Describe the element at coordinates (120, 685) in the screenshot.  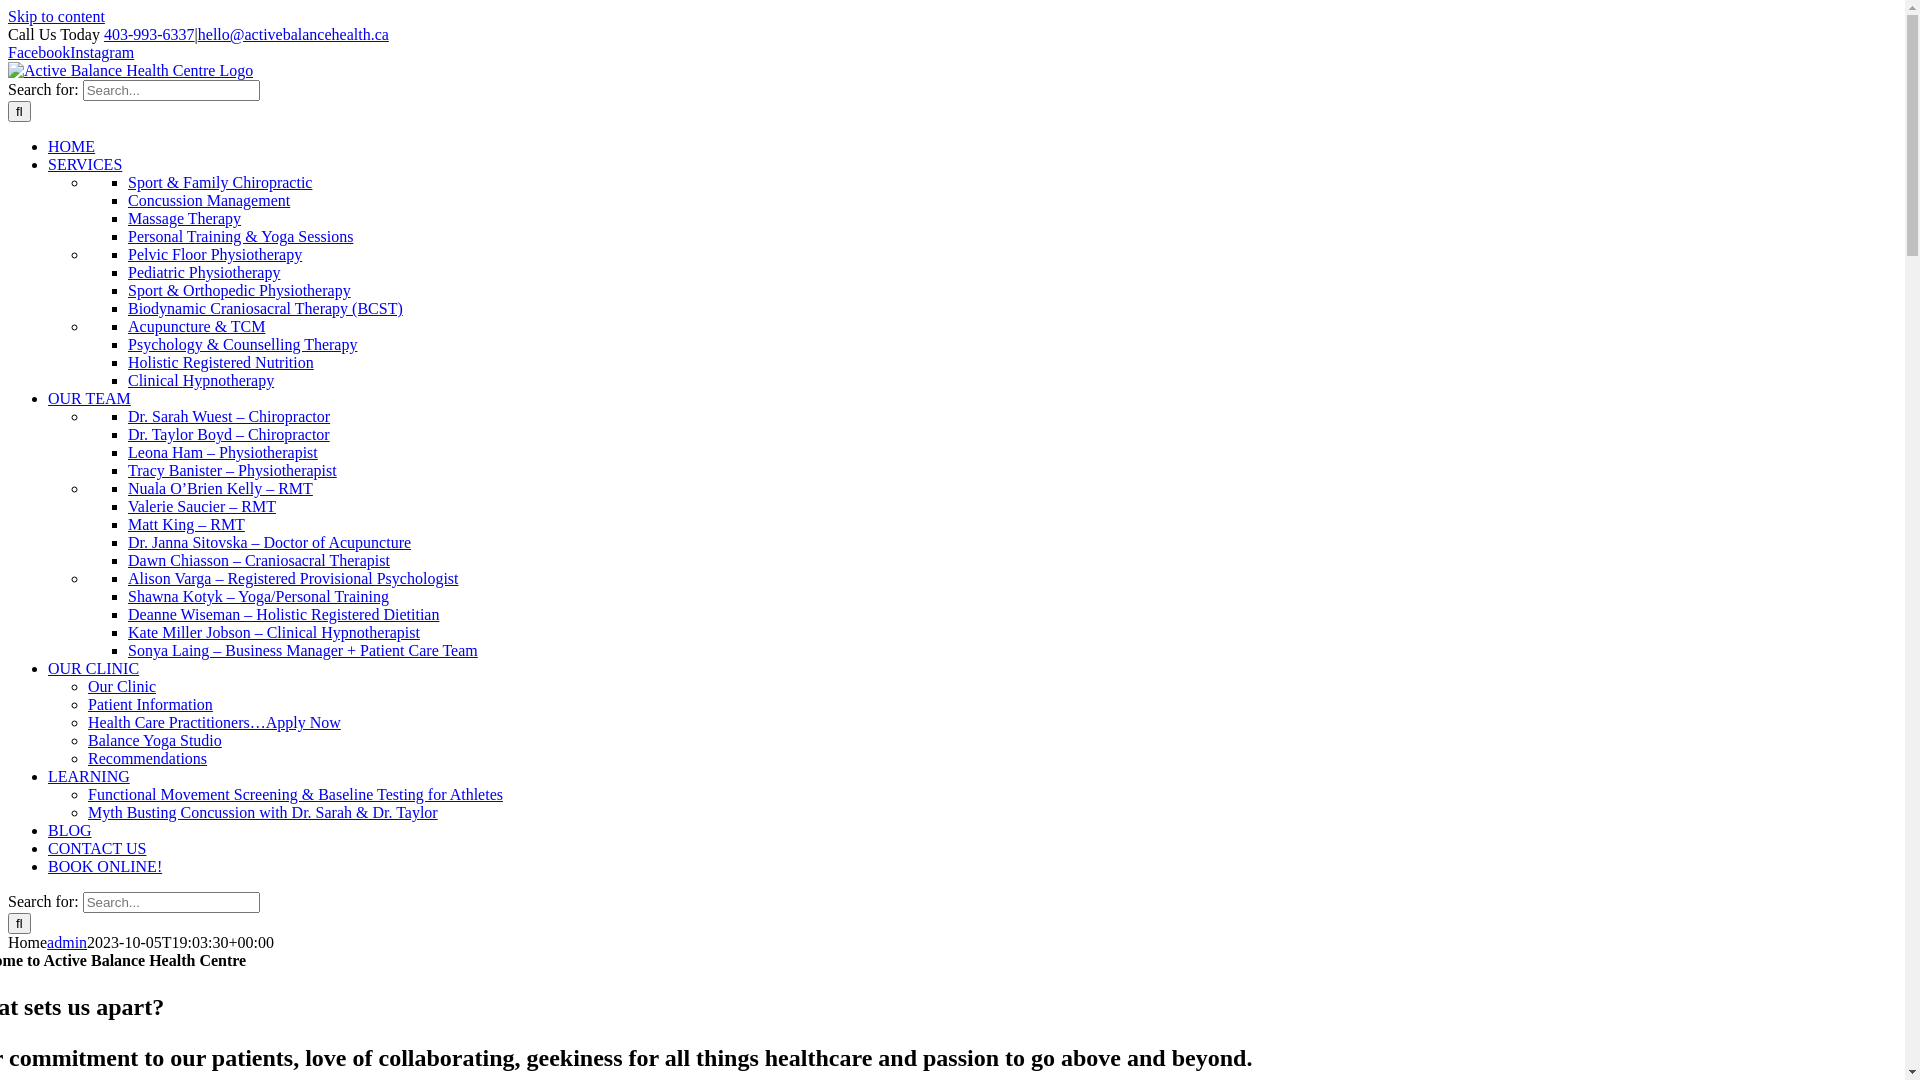
I see `'Our Clinic'` at that location.